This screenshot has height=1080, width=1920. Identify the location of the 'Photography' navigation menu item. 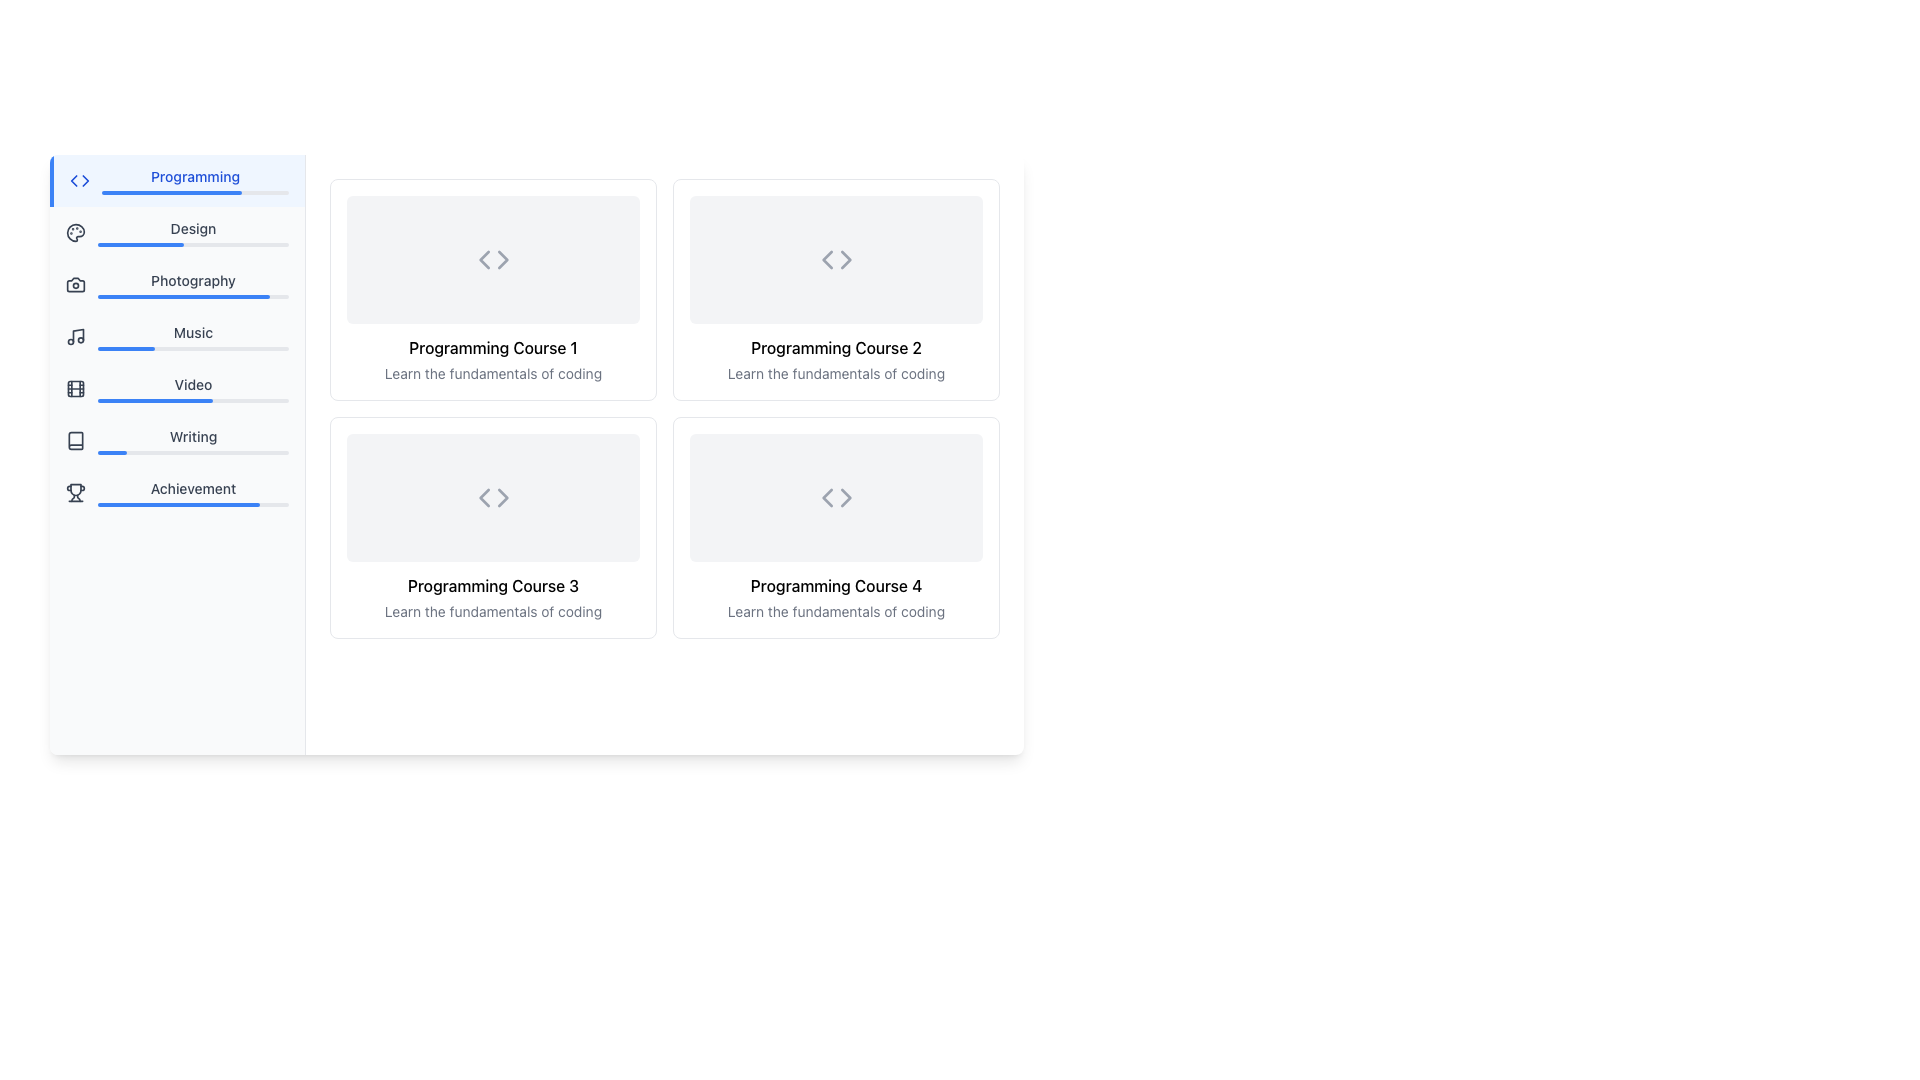
(193, 285).